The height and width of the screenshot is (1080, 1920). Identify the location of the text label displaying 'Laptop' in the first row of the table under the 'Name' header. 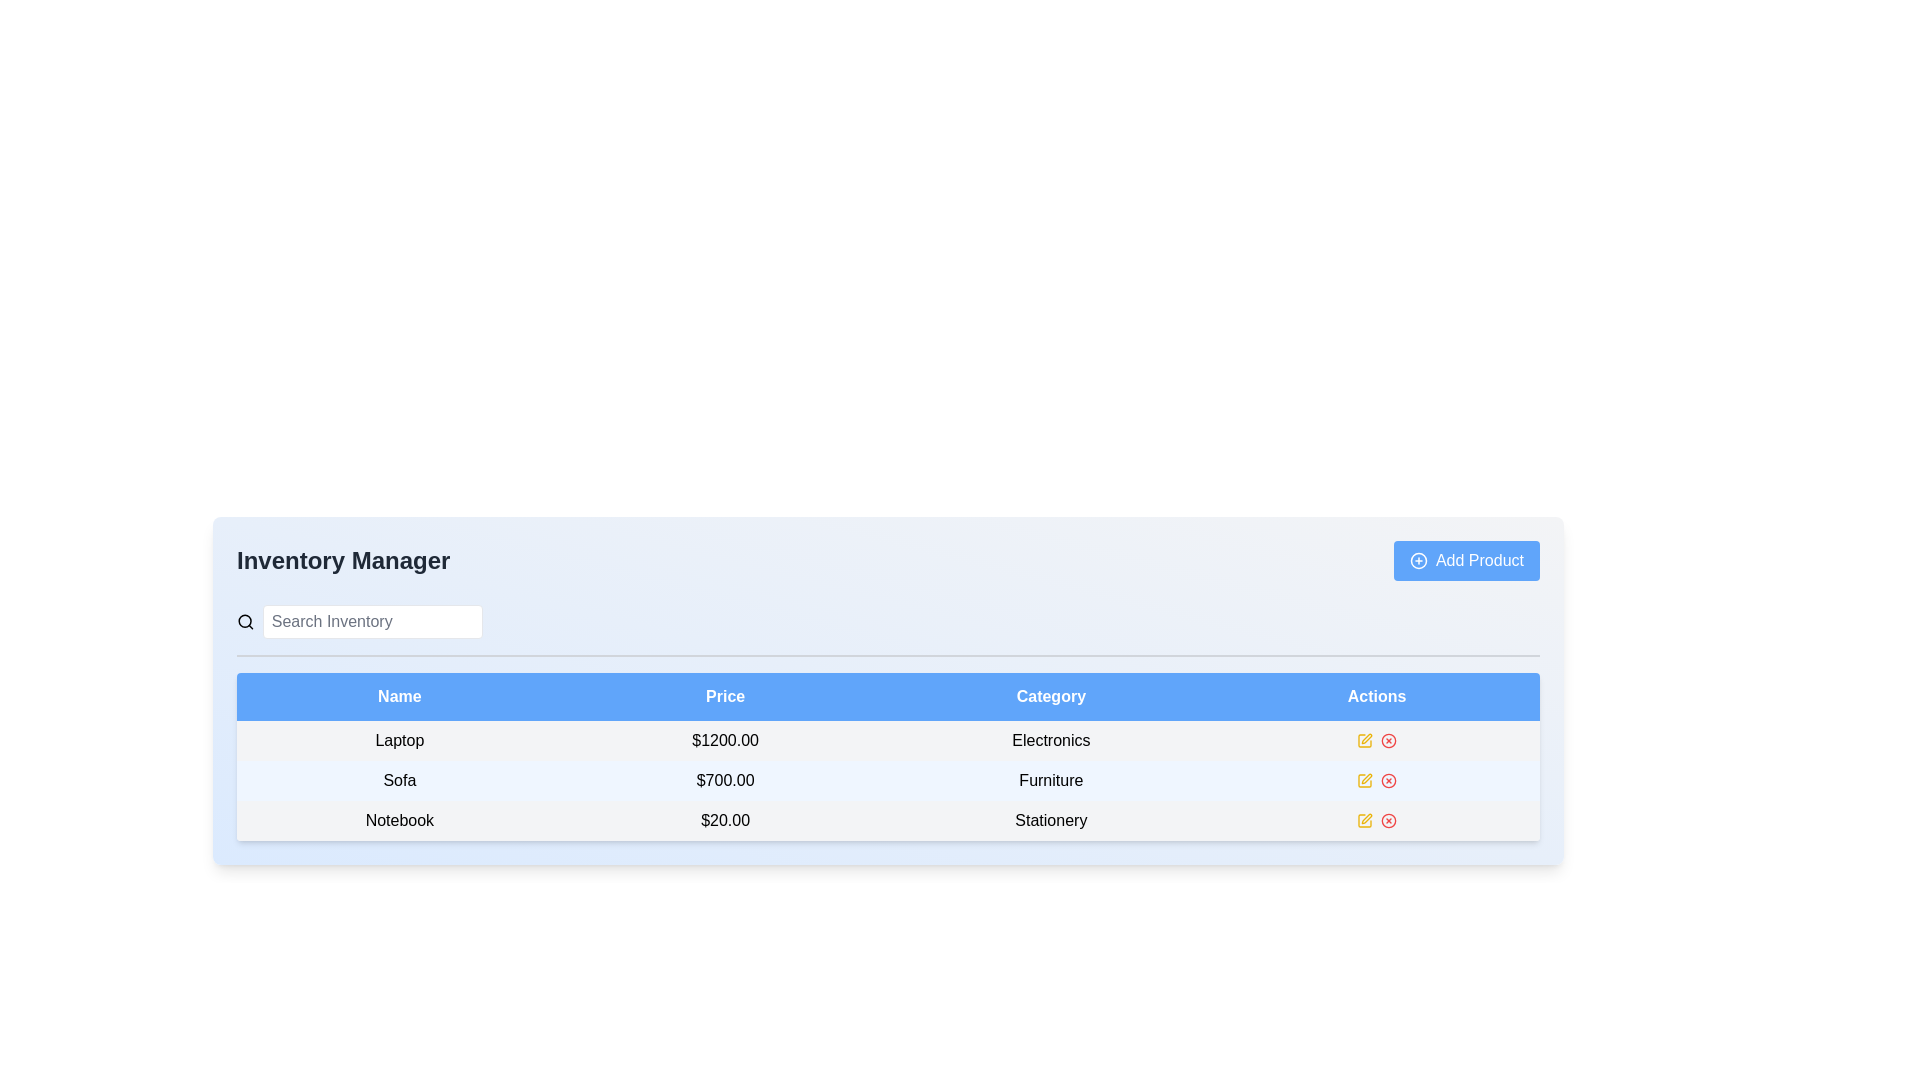
(399, 740).